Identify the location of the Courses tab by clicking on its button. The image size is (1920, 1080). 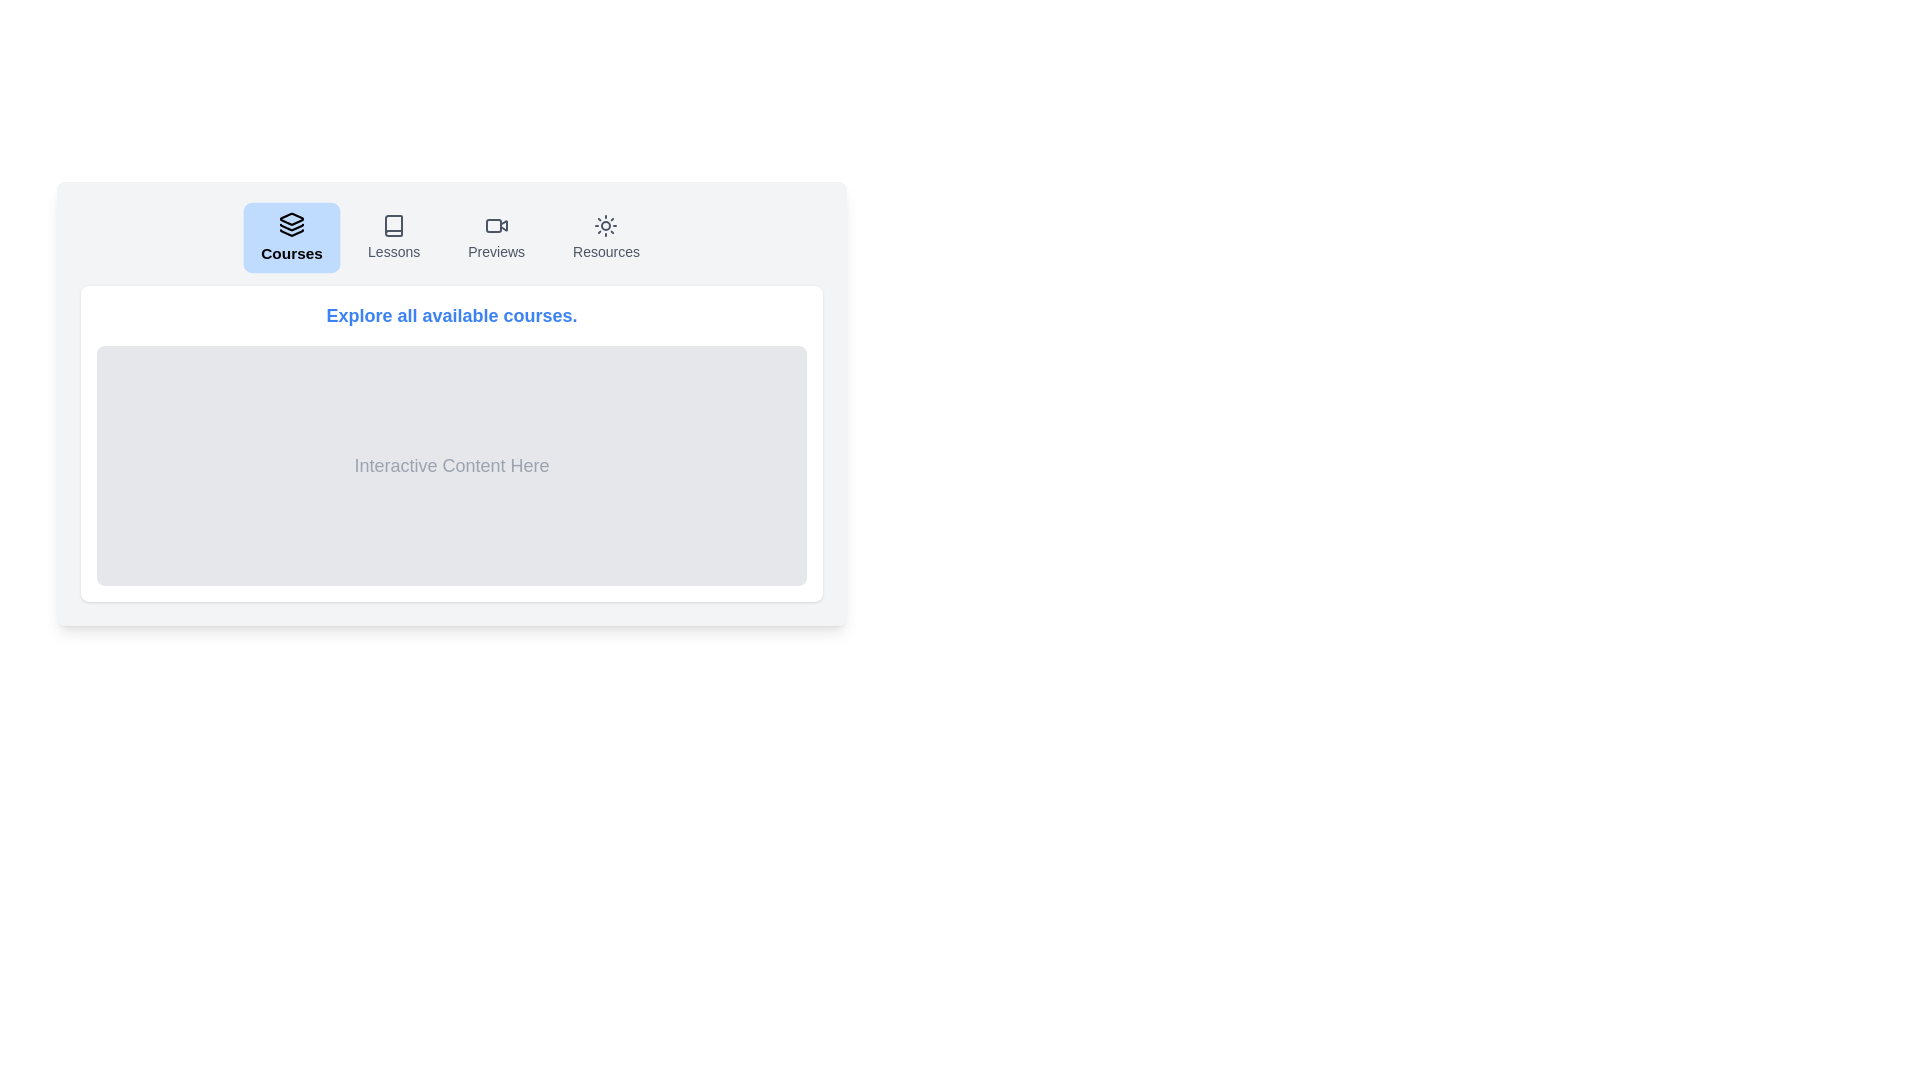
(291, 237).